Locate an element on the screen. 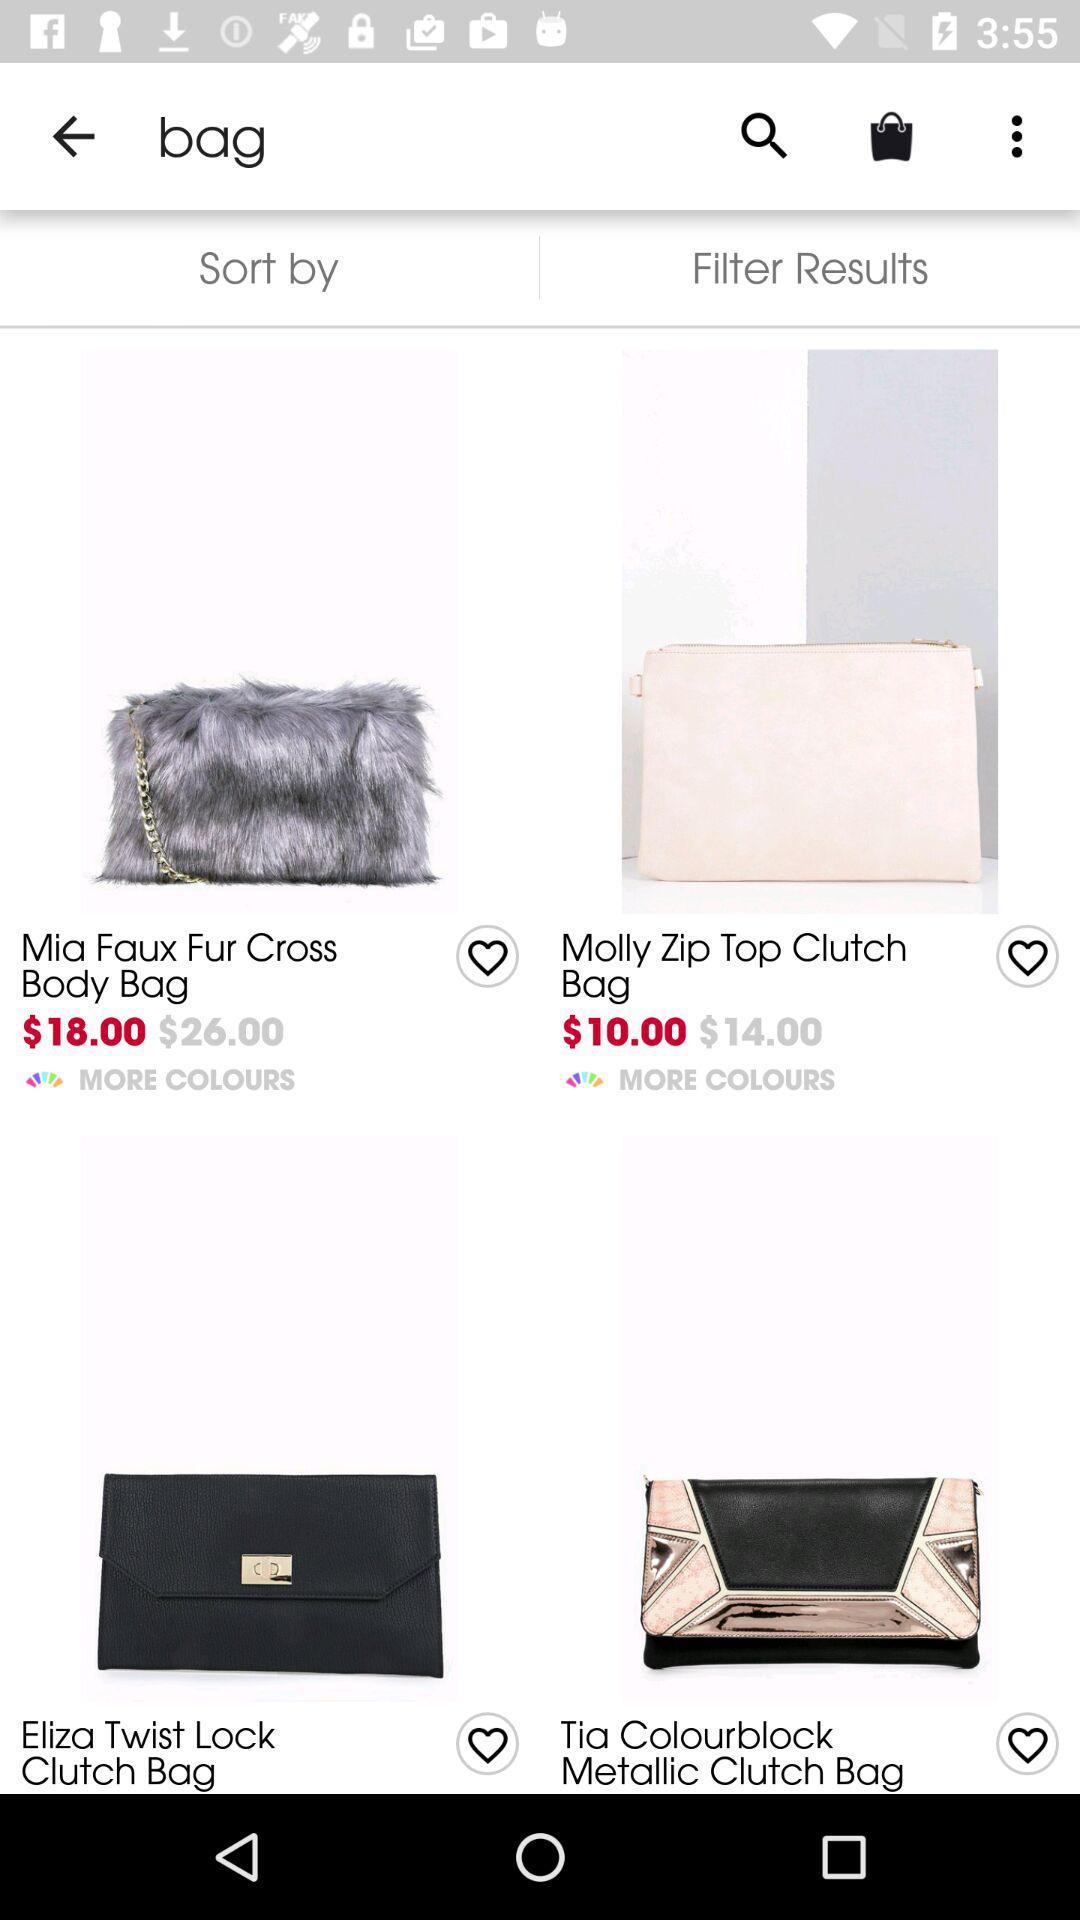 The image size is (1080, 1920). the icon next to the more colours item is located at coordinates (44, 1074).